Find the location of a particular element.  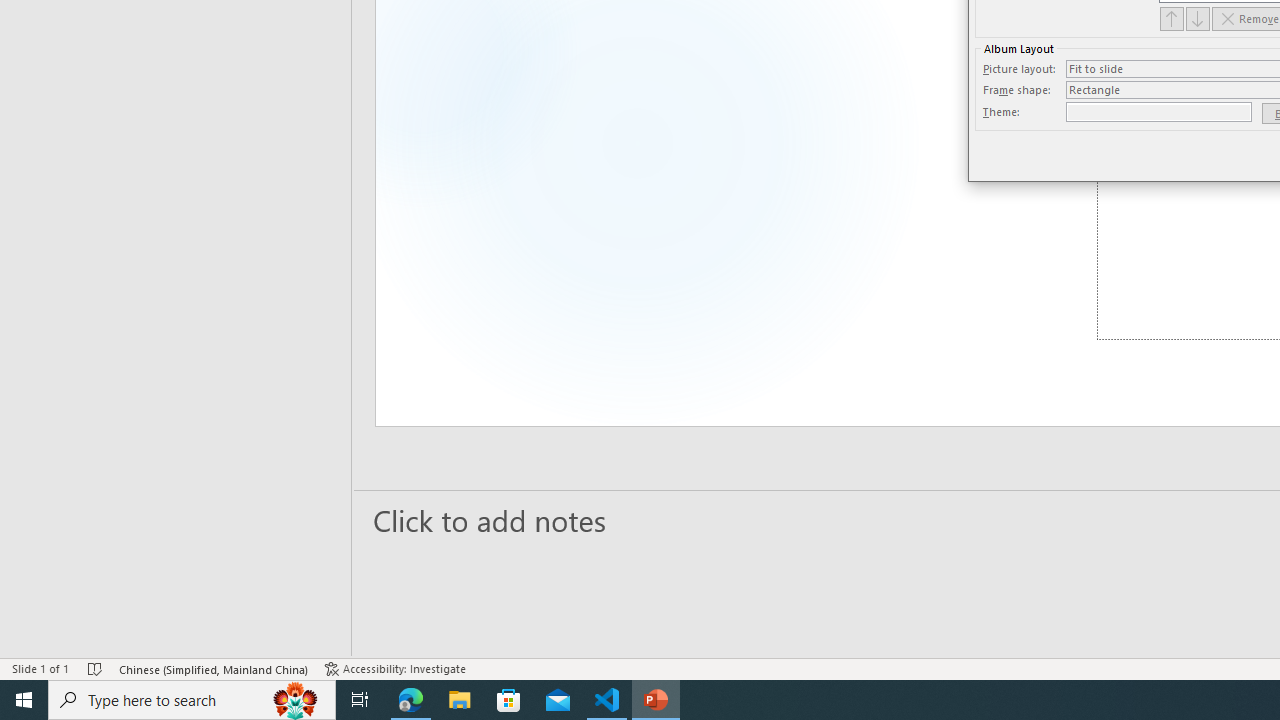

'Search highlights icon opens search home window' is located at coordinates (294, 698).